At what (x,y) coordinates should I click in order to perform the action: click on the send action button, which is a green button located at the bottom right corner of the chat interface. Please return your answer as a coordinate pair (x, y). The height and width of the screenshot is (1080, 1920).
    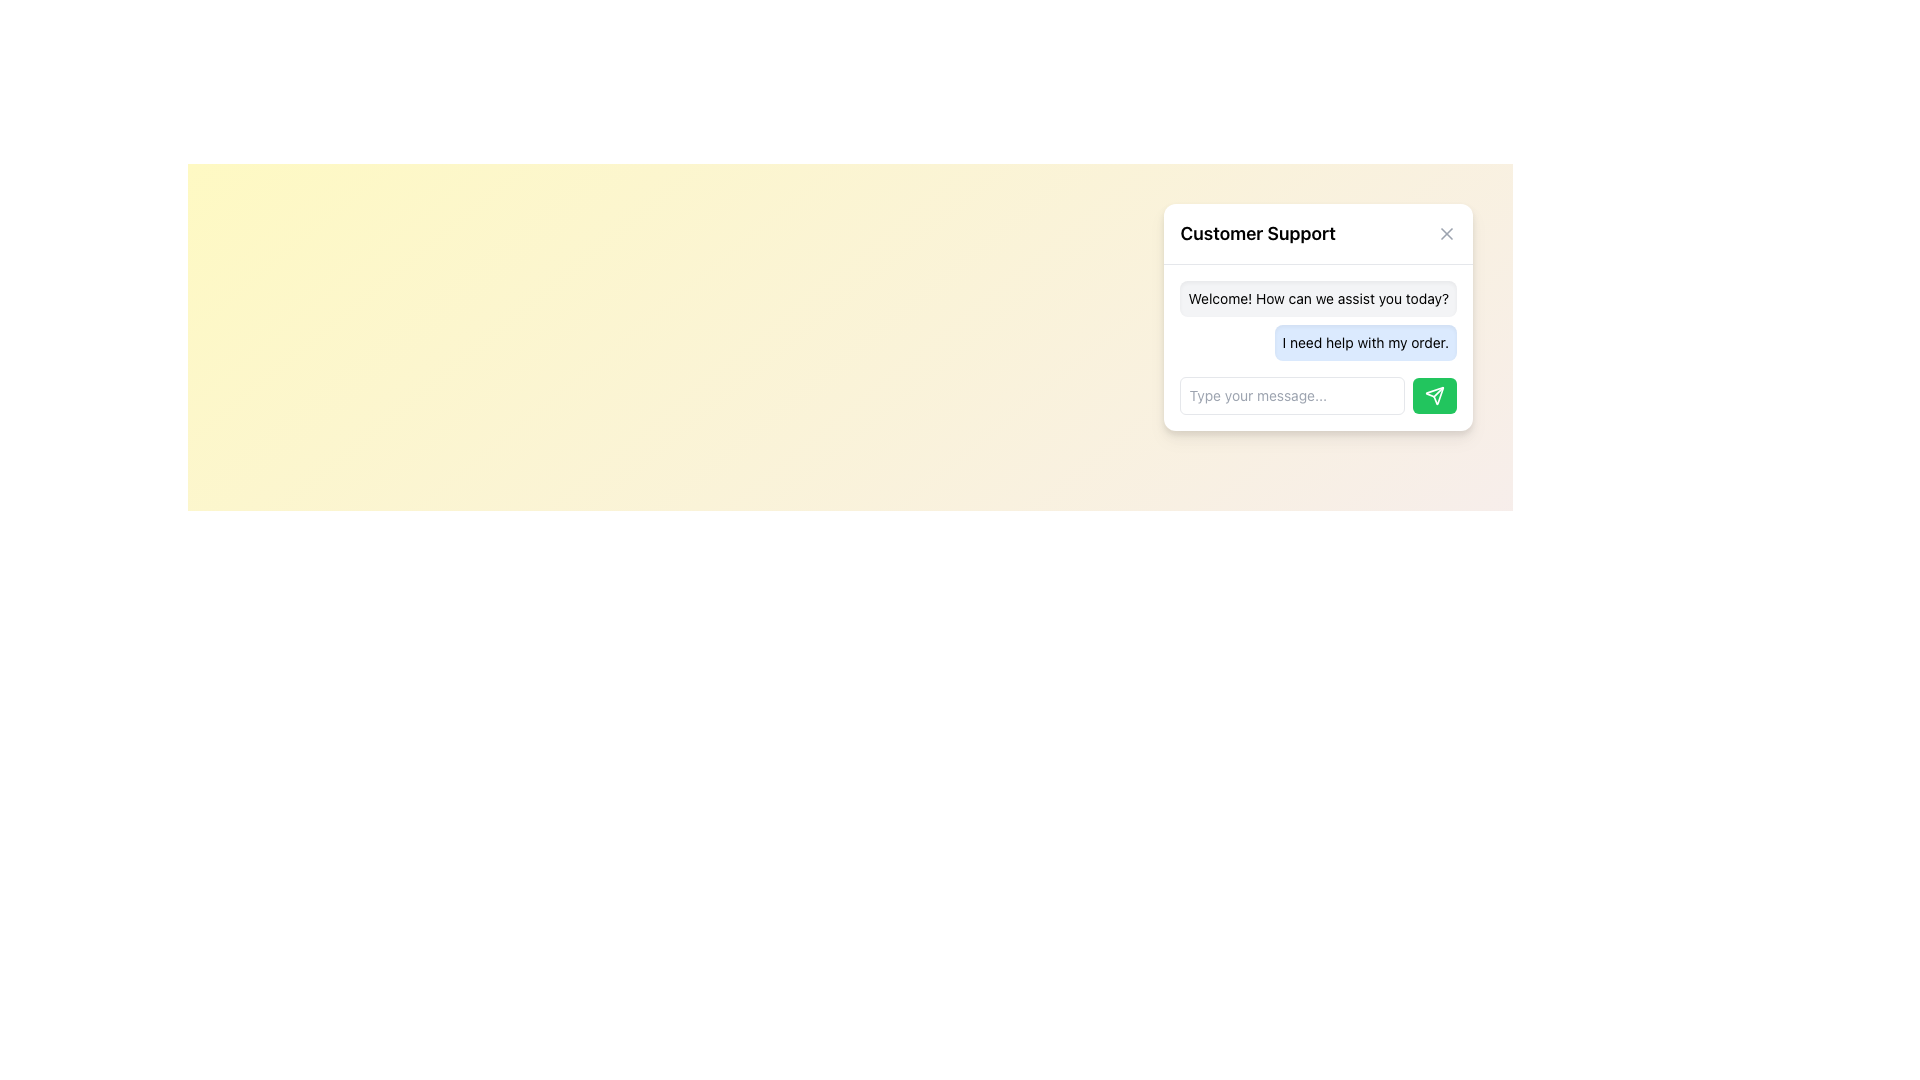
    Looking at the image, I should click on (1434, 396).